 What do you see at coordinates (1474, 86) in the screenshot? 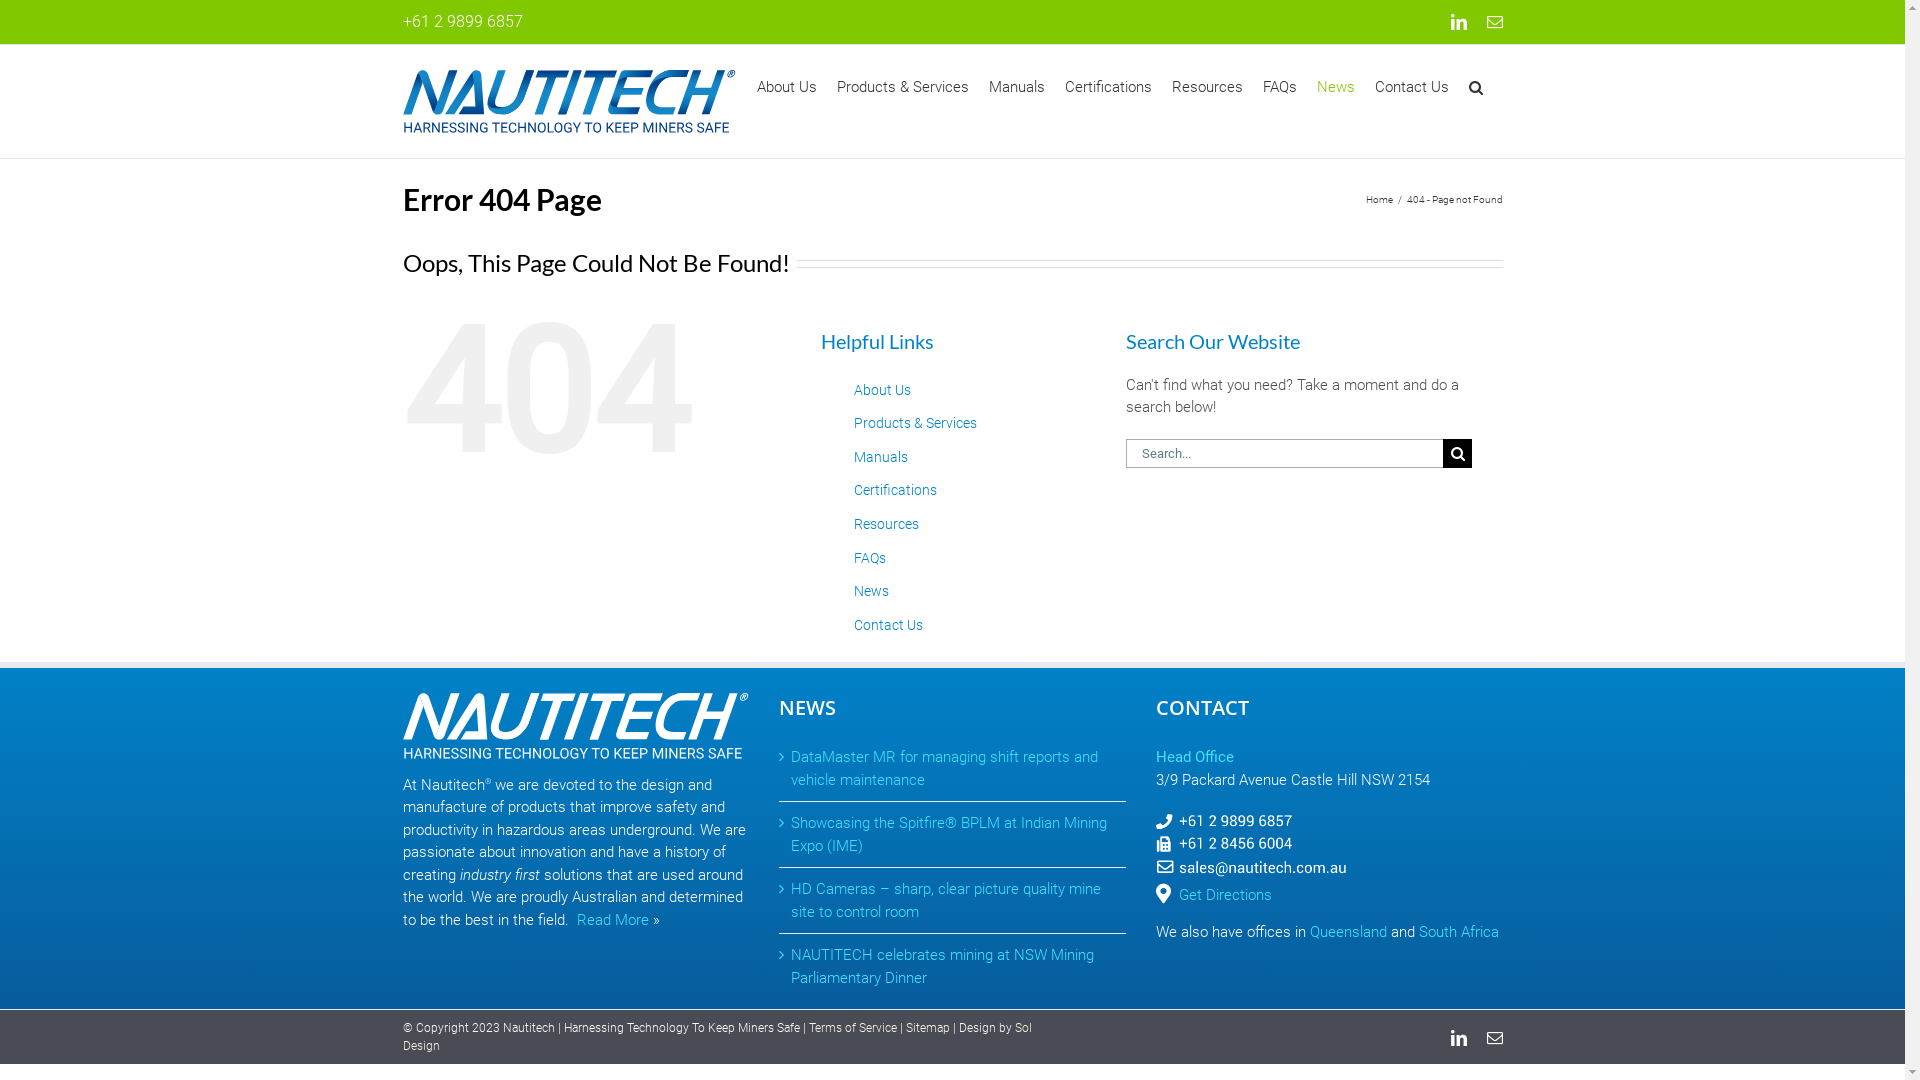
I see `'Search'` at bounding box center [1474, 86].